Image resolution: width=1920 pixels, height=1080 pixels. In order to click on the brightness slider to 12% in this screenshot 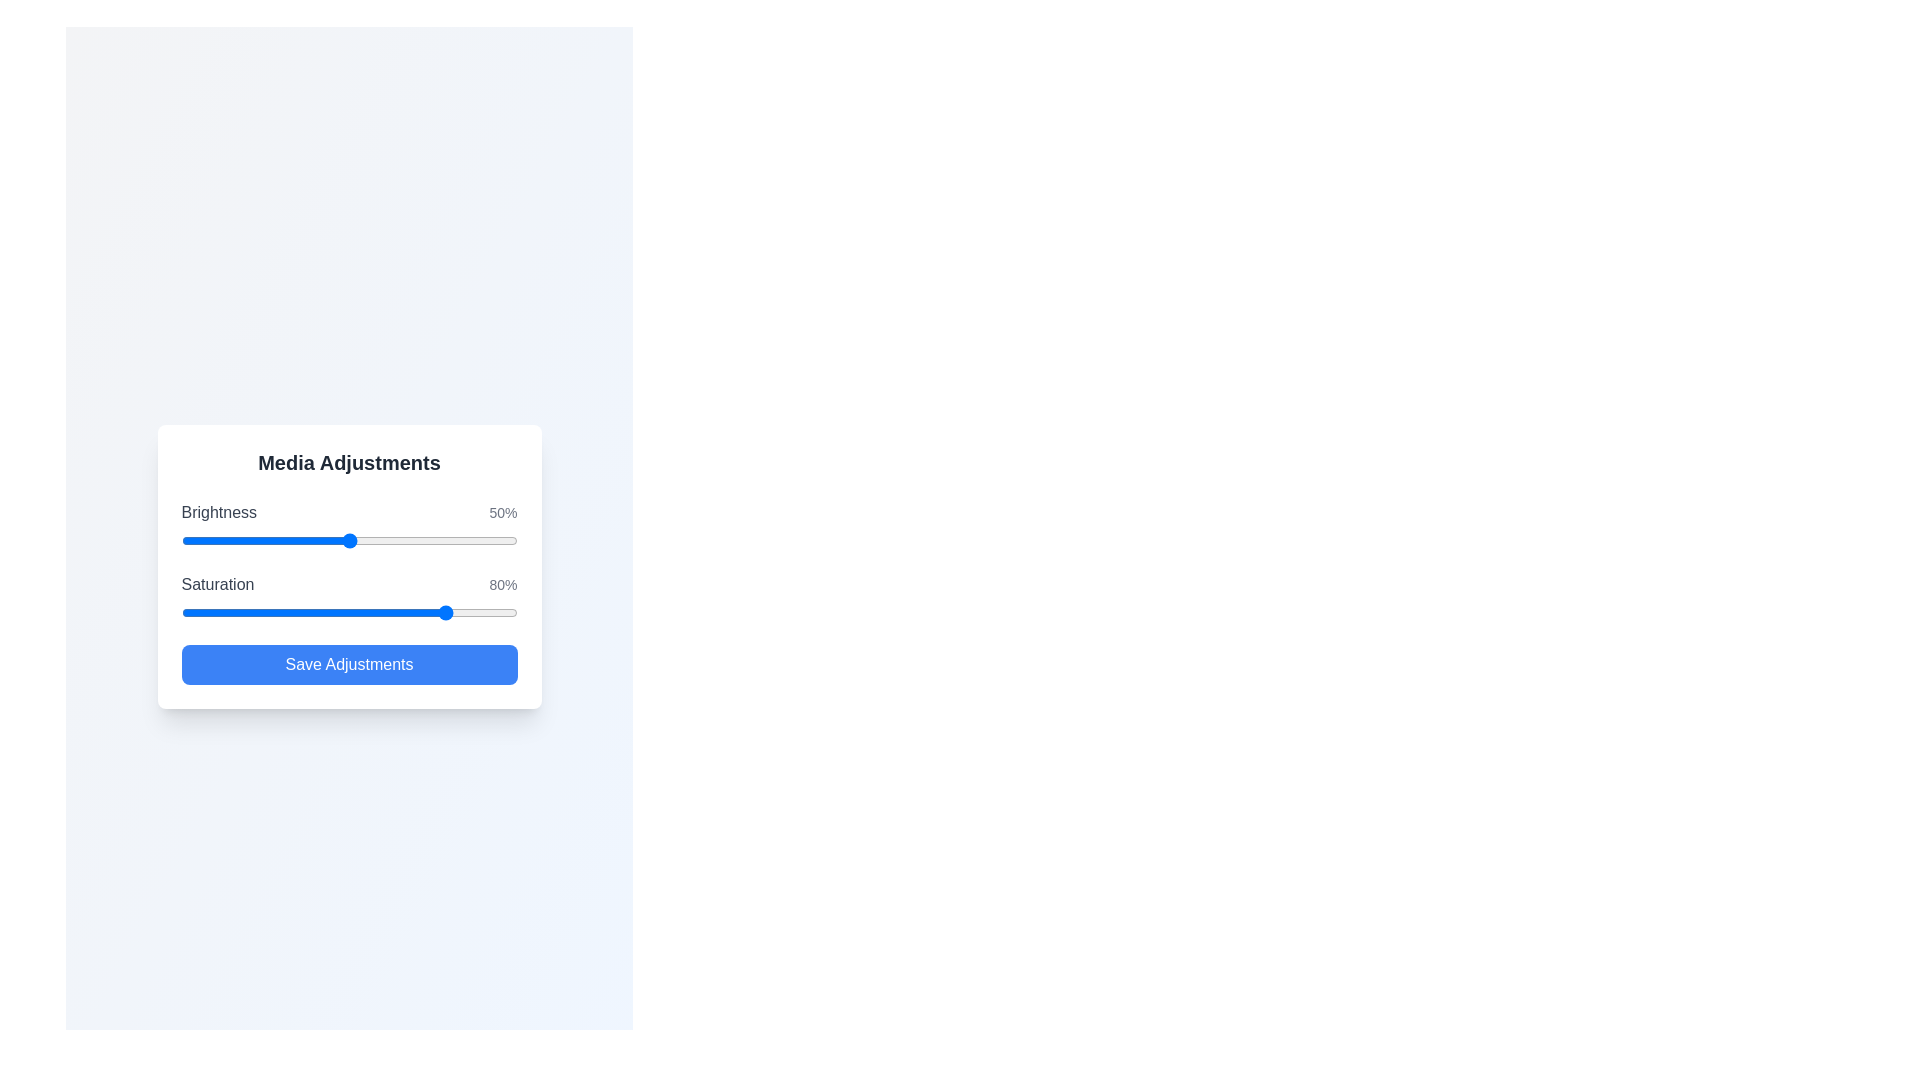, I will do `click(221, 540)`.